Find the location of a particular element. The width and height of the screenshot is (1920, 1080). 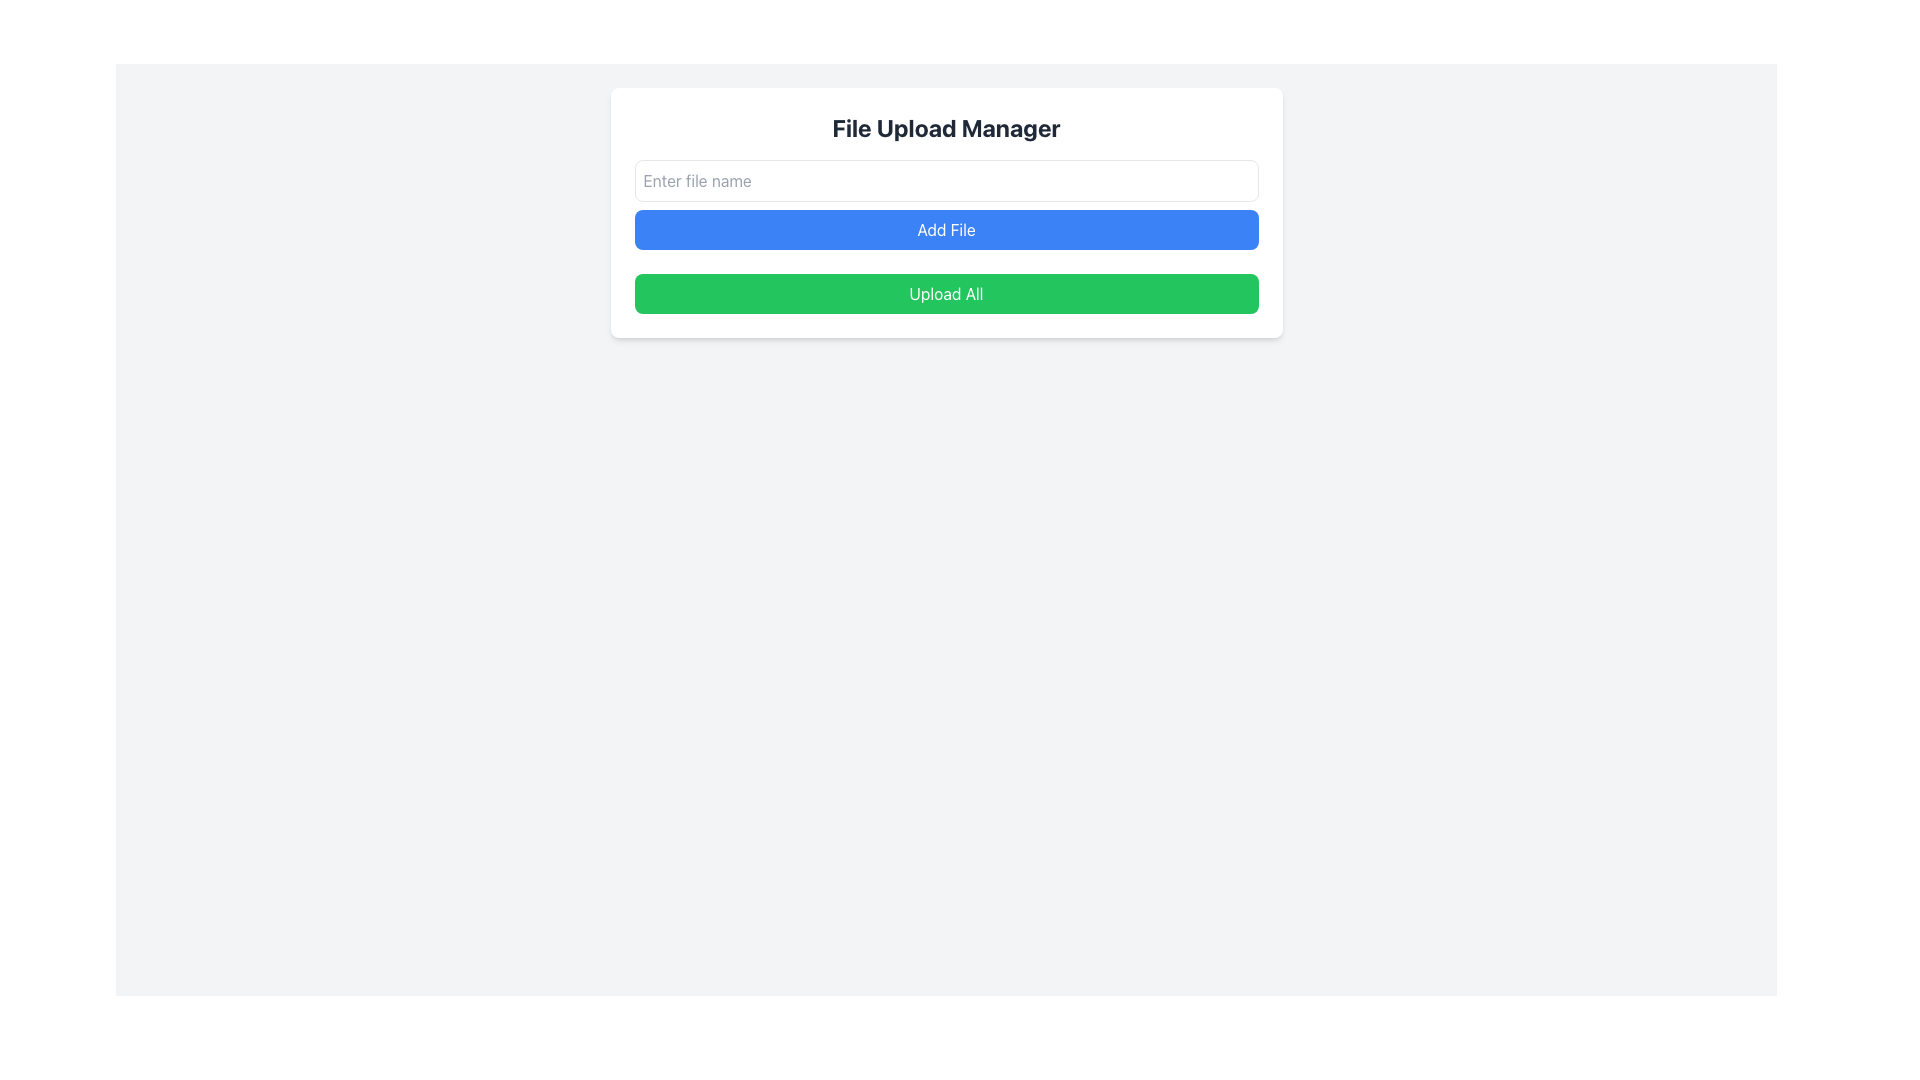

the header text 'File Upload Manager', which is prominently styled in bold and large font, located at the top of the section is located at coordinates (945, 127).